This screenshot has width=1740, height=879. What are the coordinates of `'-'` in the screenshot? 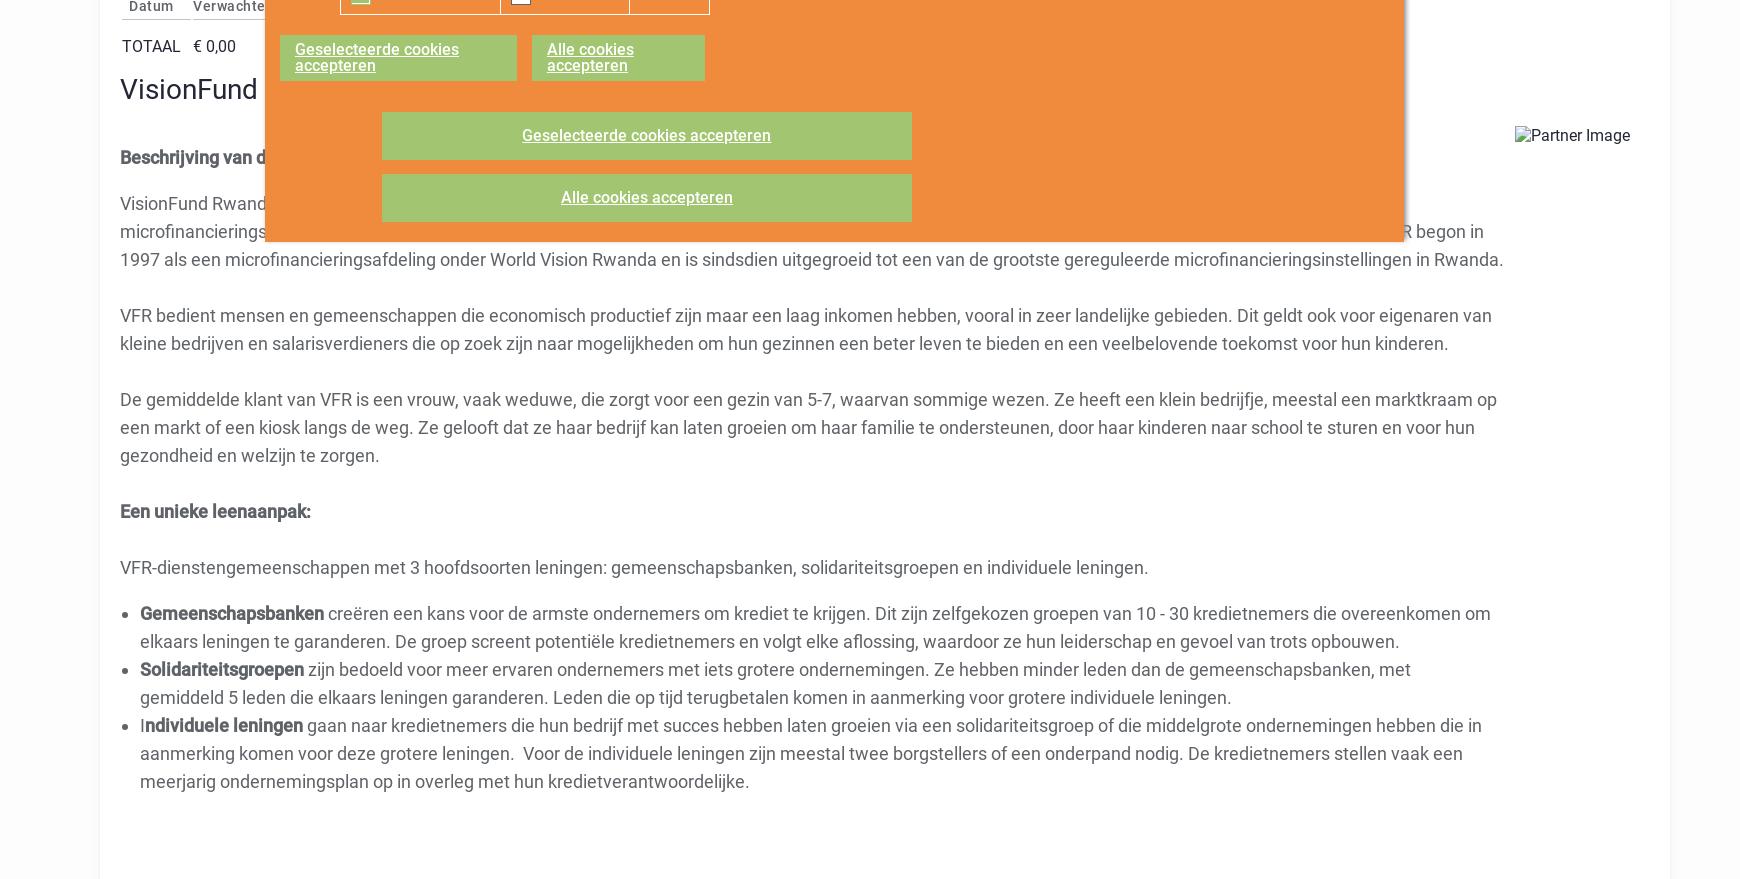 It's located at (586, 45).